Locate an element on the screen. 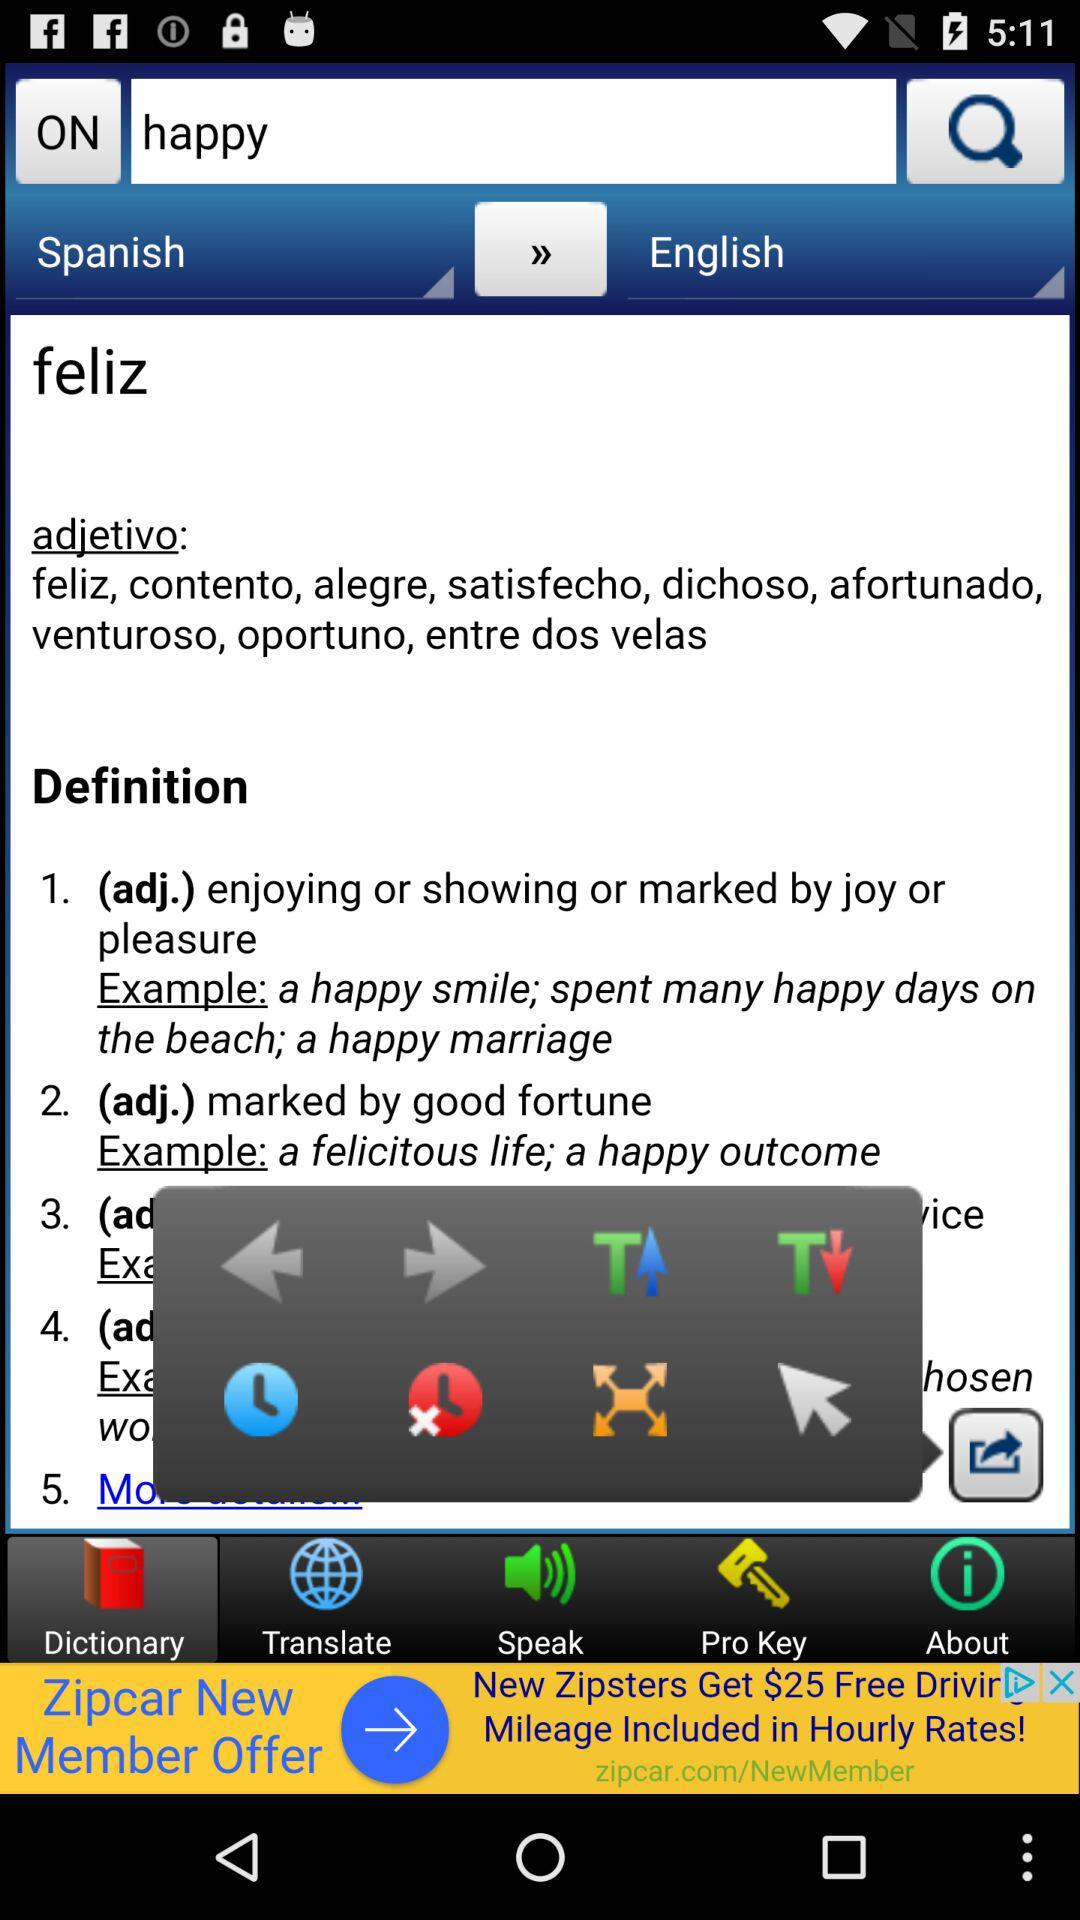 Image resolution: width=1080 pixels, height=1920 pixels. time icon is located at coordinates (444, 1414).